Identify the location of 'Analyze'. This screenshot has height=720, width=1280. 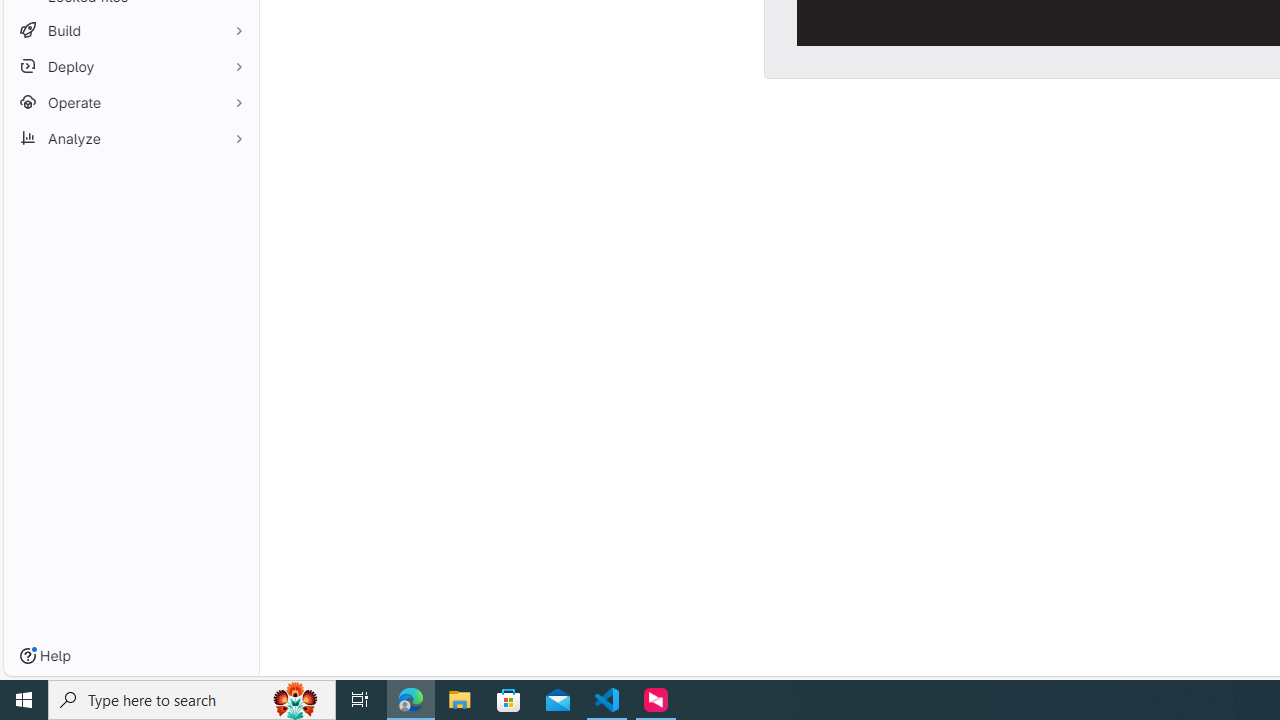
(130, 137).